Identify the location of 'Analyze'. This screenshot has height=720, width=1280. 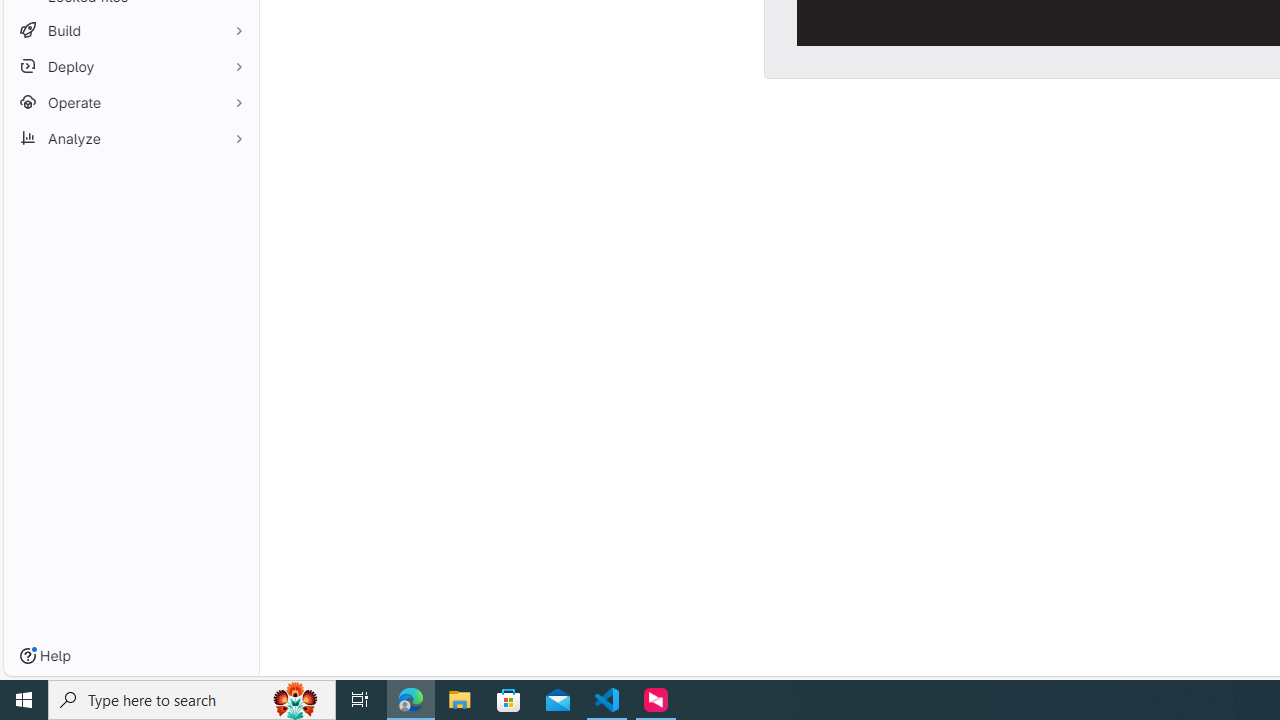
(130, 137).